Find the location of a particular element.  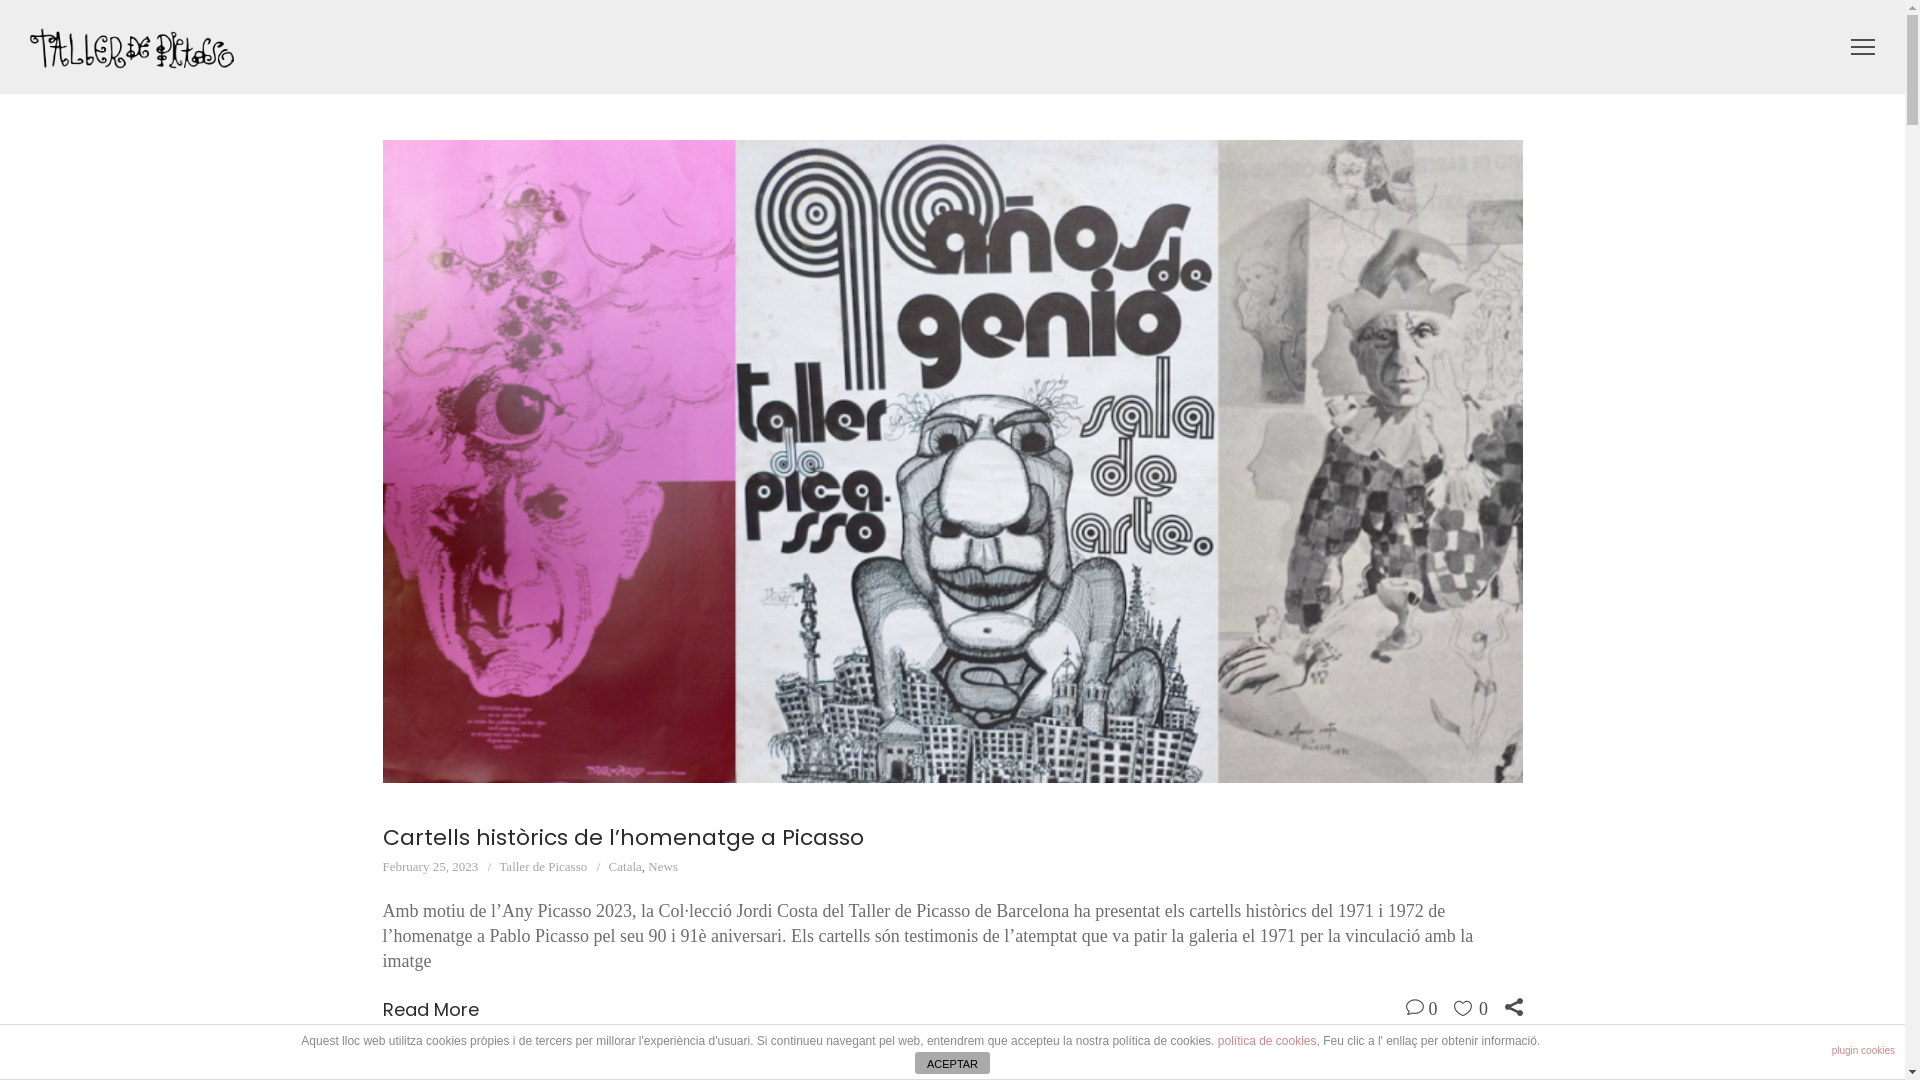

'February 25, 2023' is located at coordinates (429, 865).